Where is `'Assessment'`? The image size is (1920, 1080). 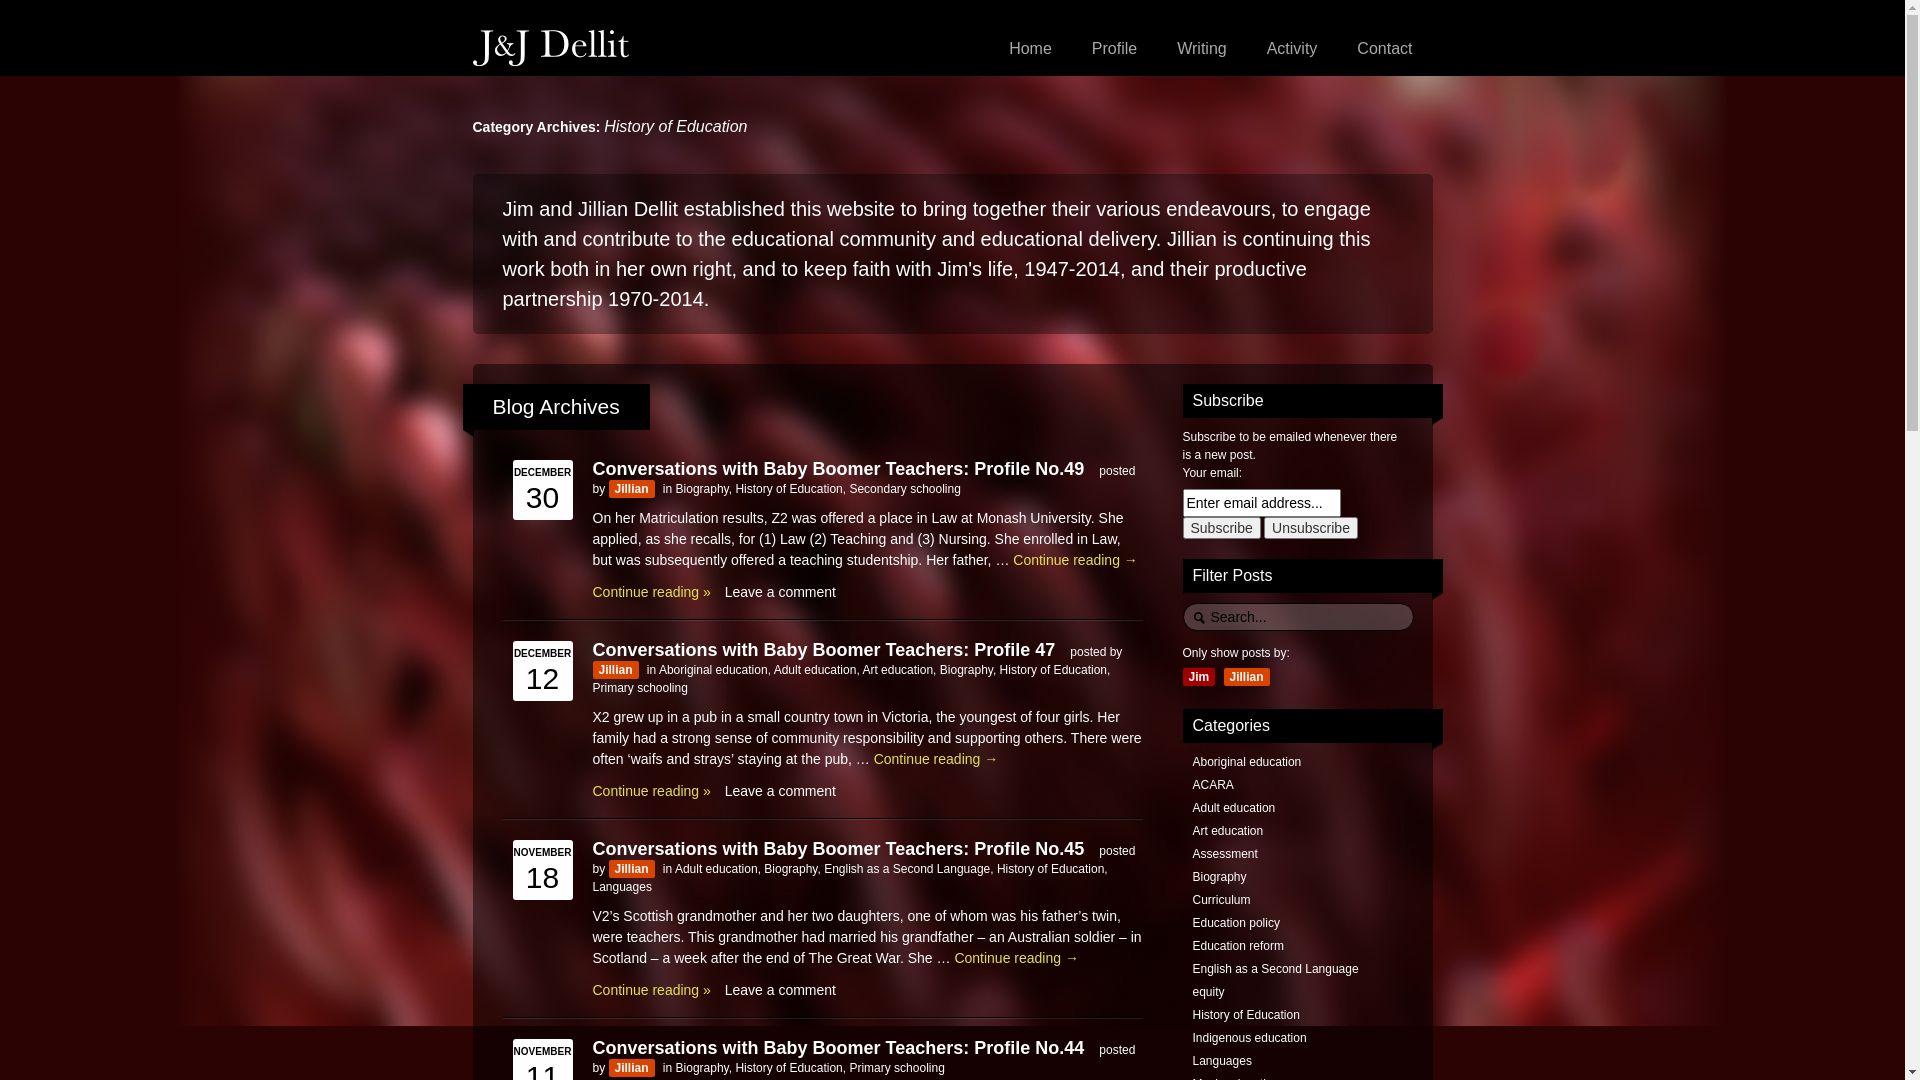
'Assessment' is located at coordinates (1223, 853).